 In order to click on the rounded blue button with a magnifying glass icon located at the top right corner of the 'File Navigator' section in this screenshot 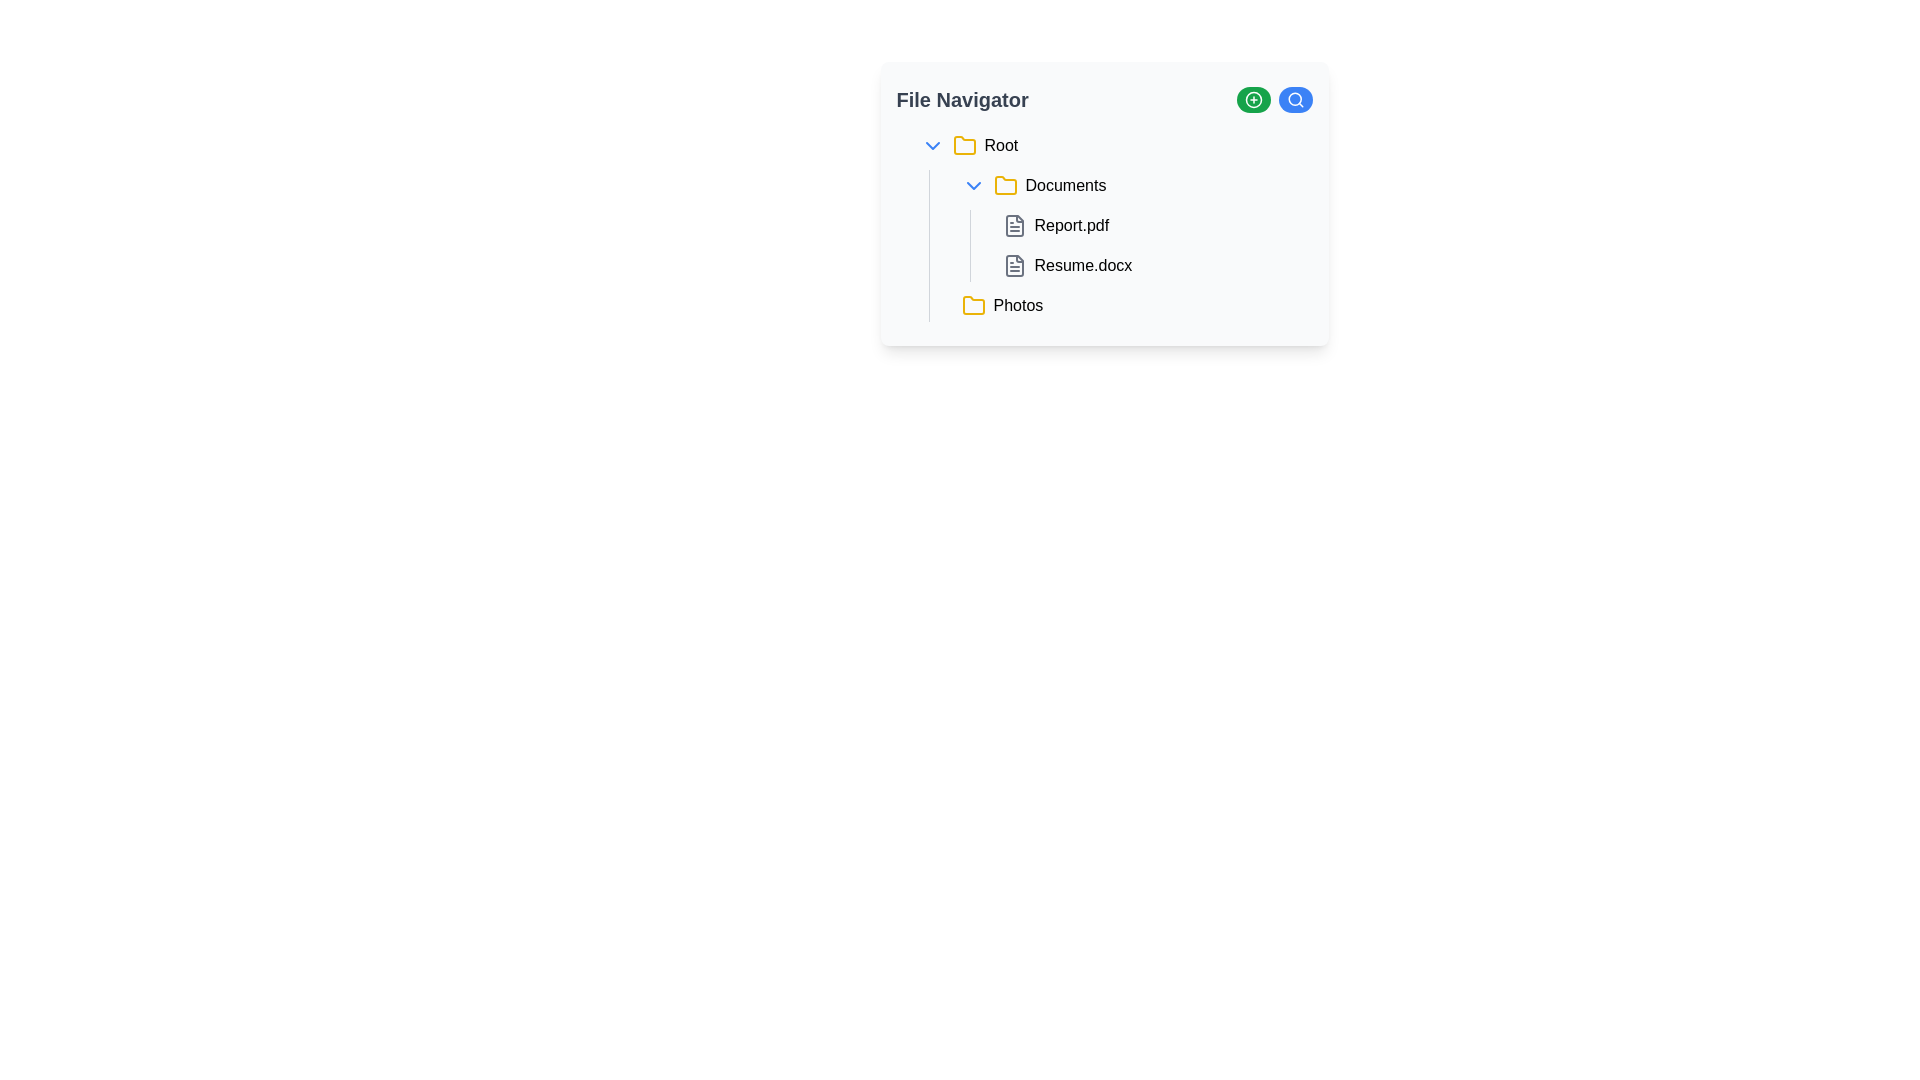, I will do `click(1295, 100)`.